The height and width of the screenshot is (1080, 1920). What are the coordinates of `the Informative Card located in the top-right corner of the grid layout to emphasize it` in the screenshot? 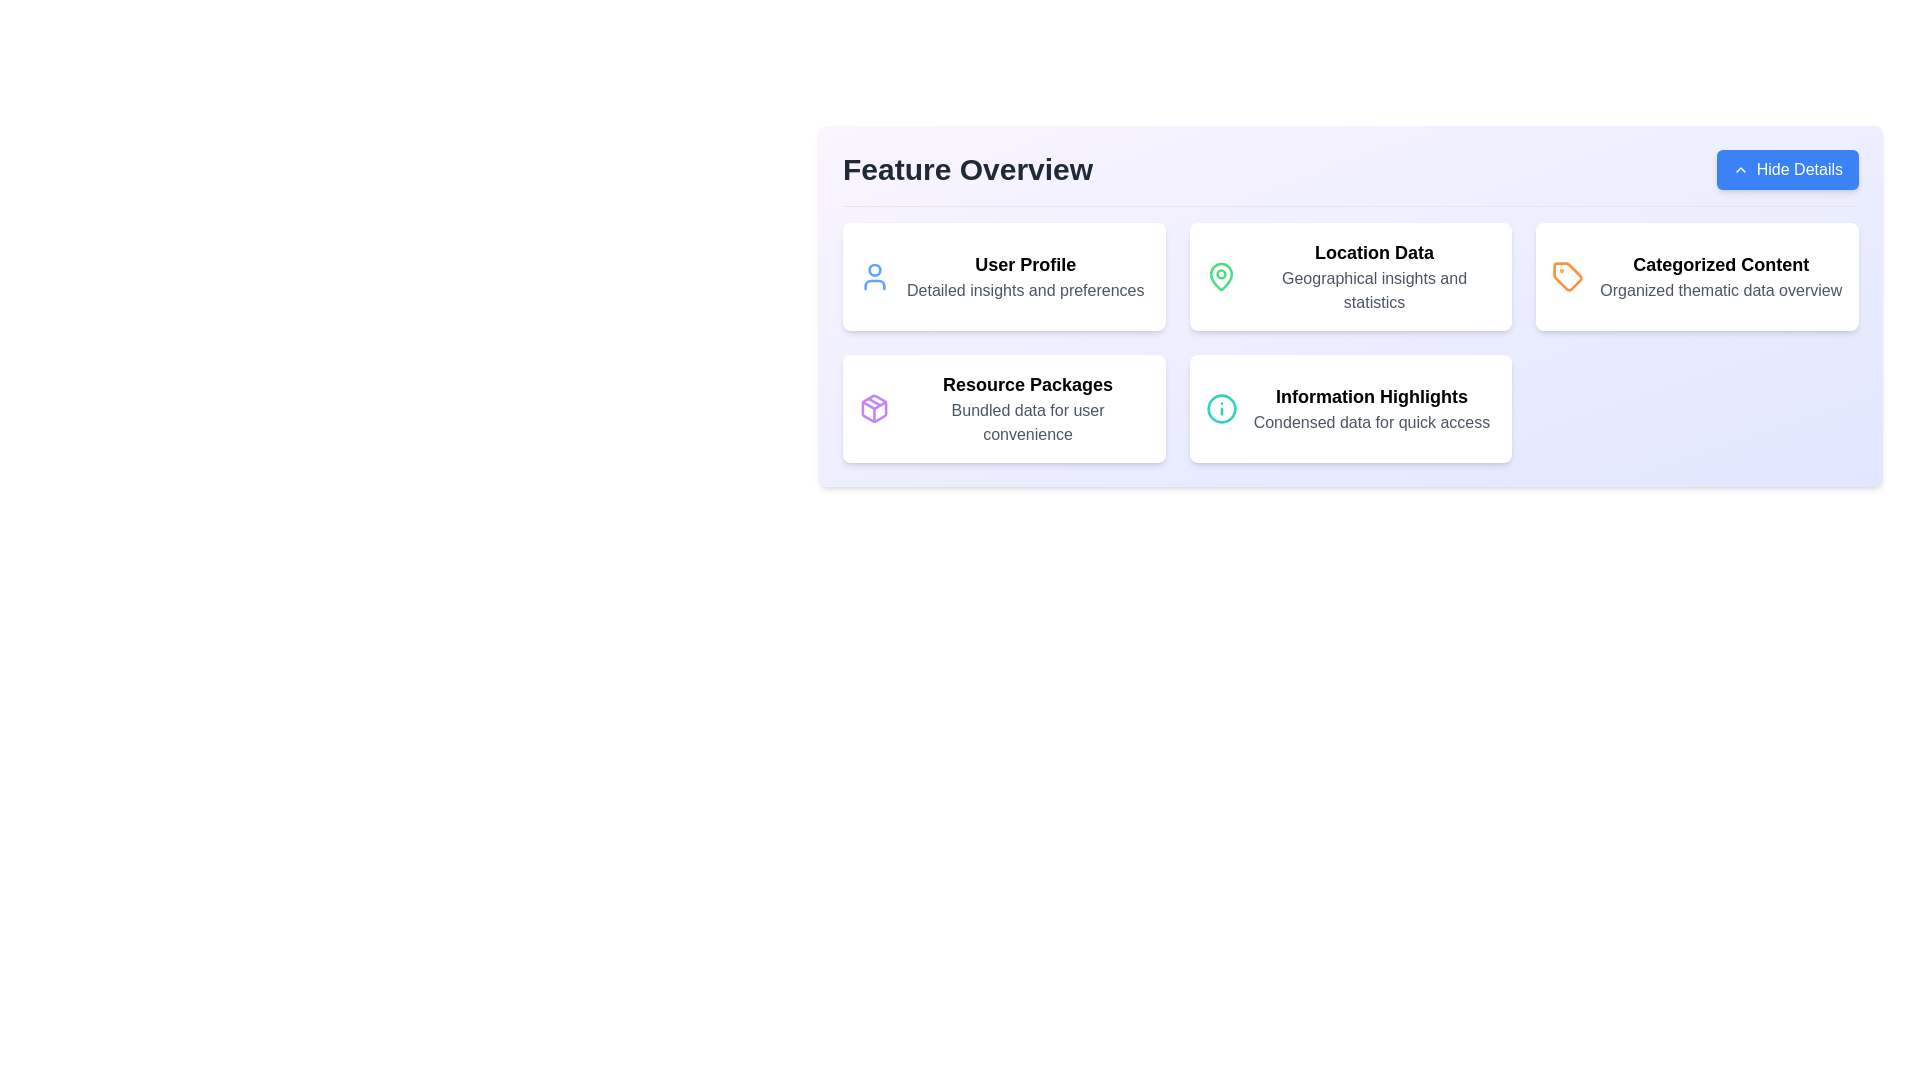 It's located at (1696, 277).